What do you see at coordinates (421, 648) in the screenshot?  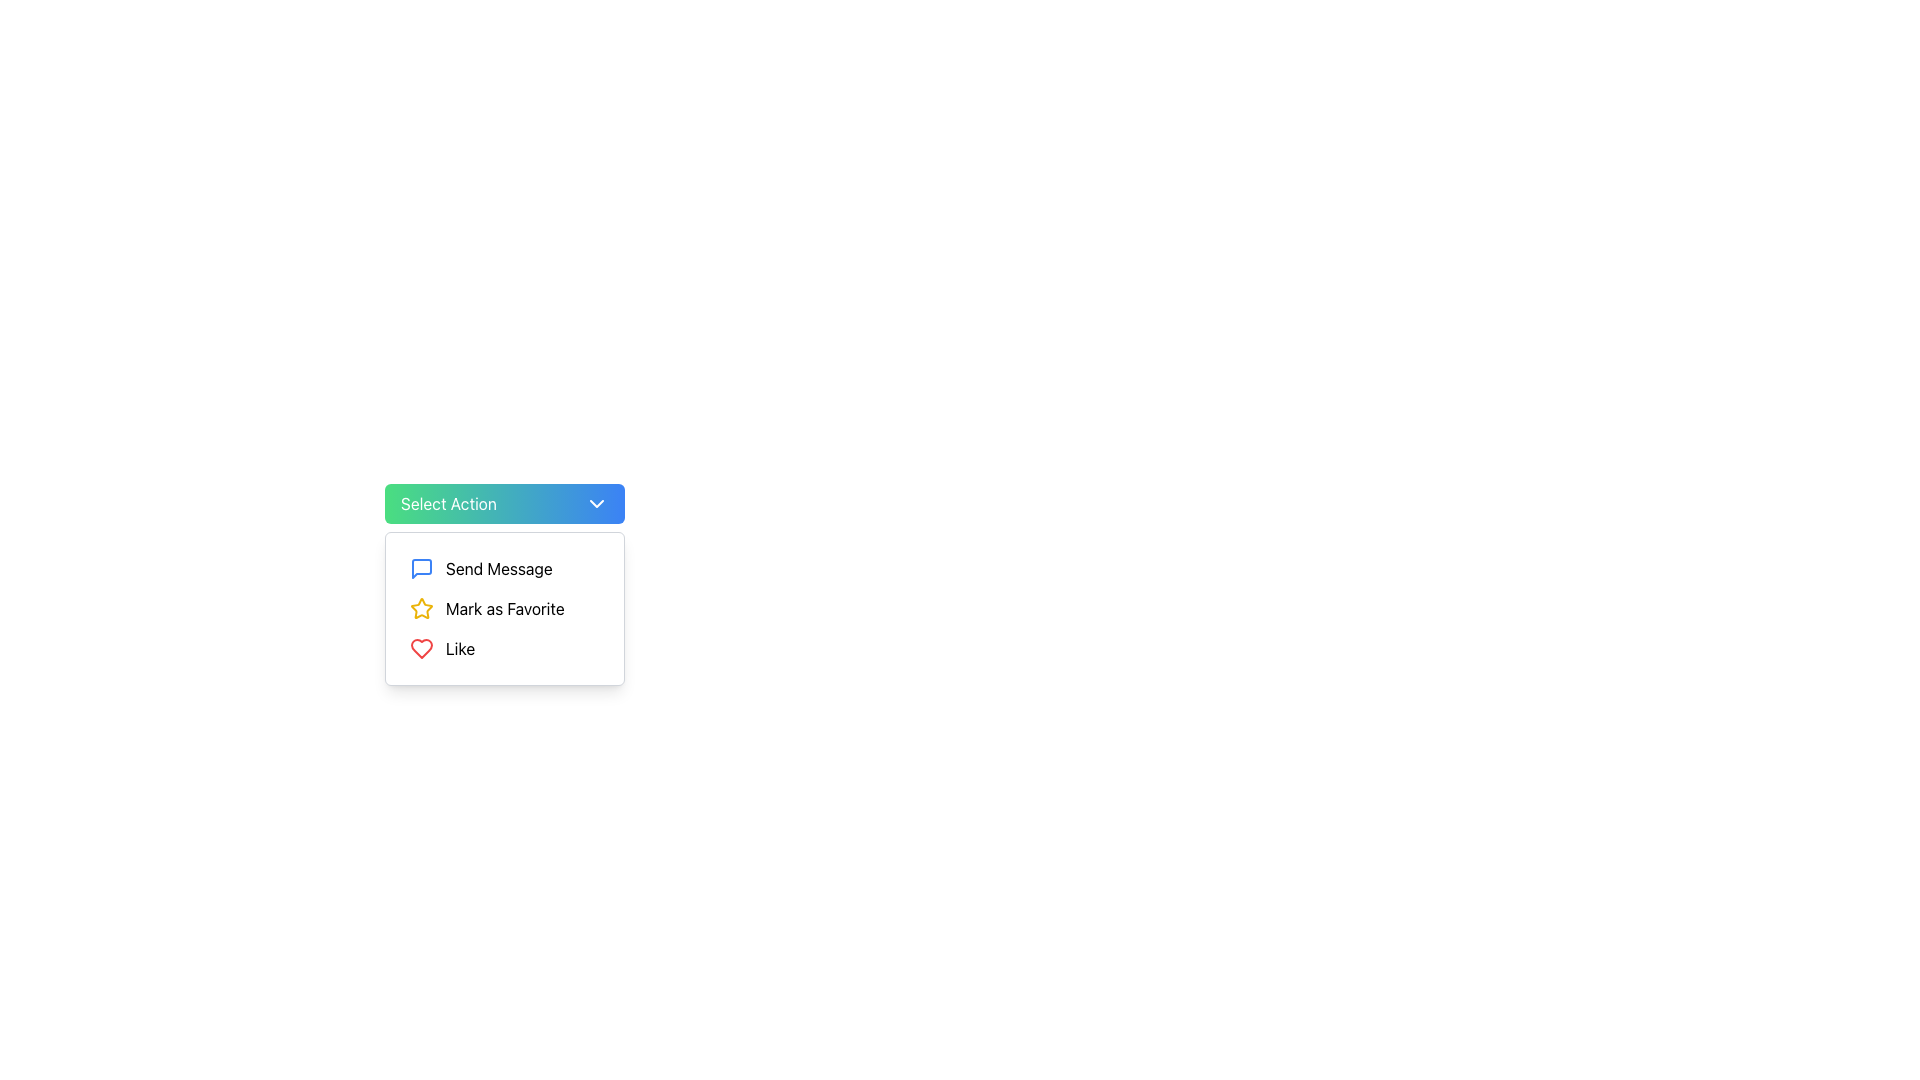 I see `the red heart-shaped icon located next to the 'Like' text in the action menu` at bounding box center [421, 648].